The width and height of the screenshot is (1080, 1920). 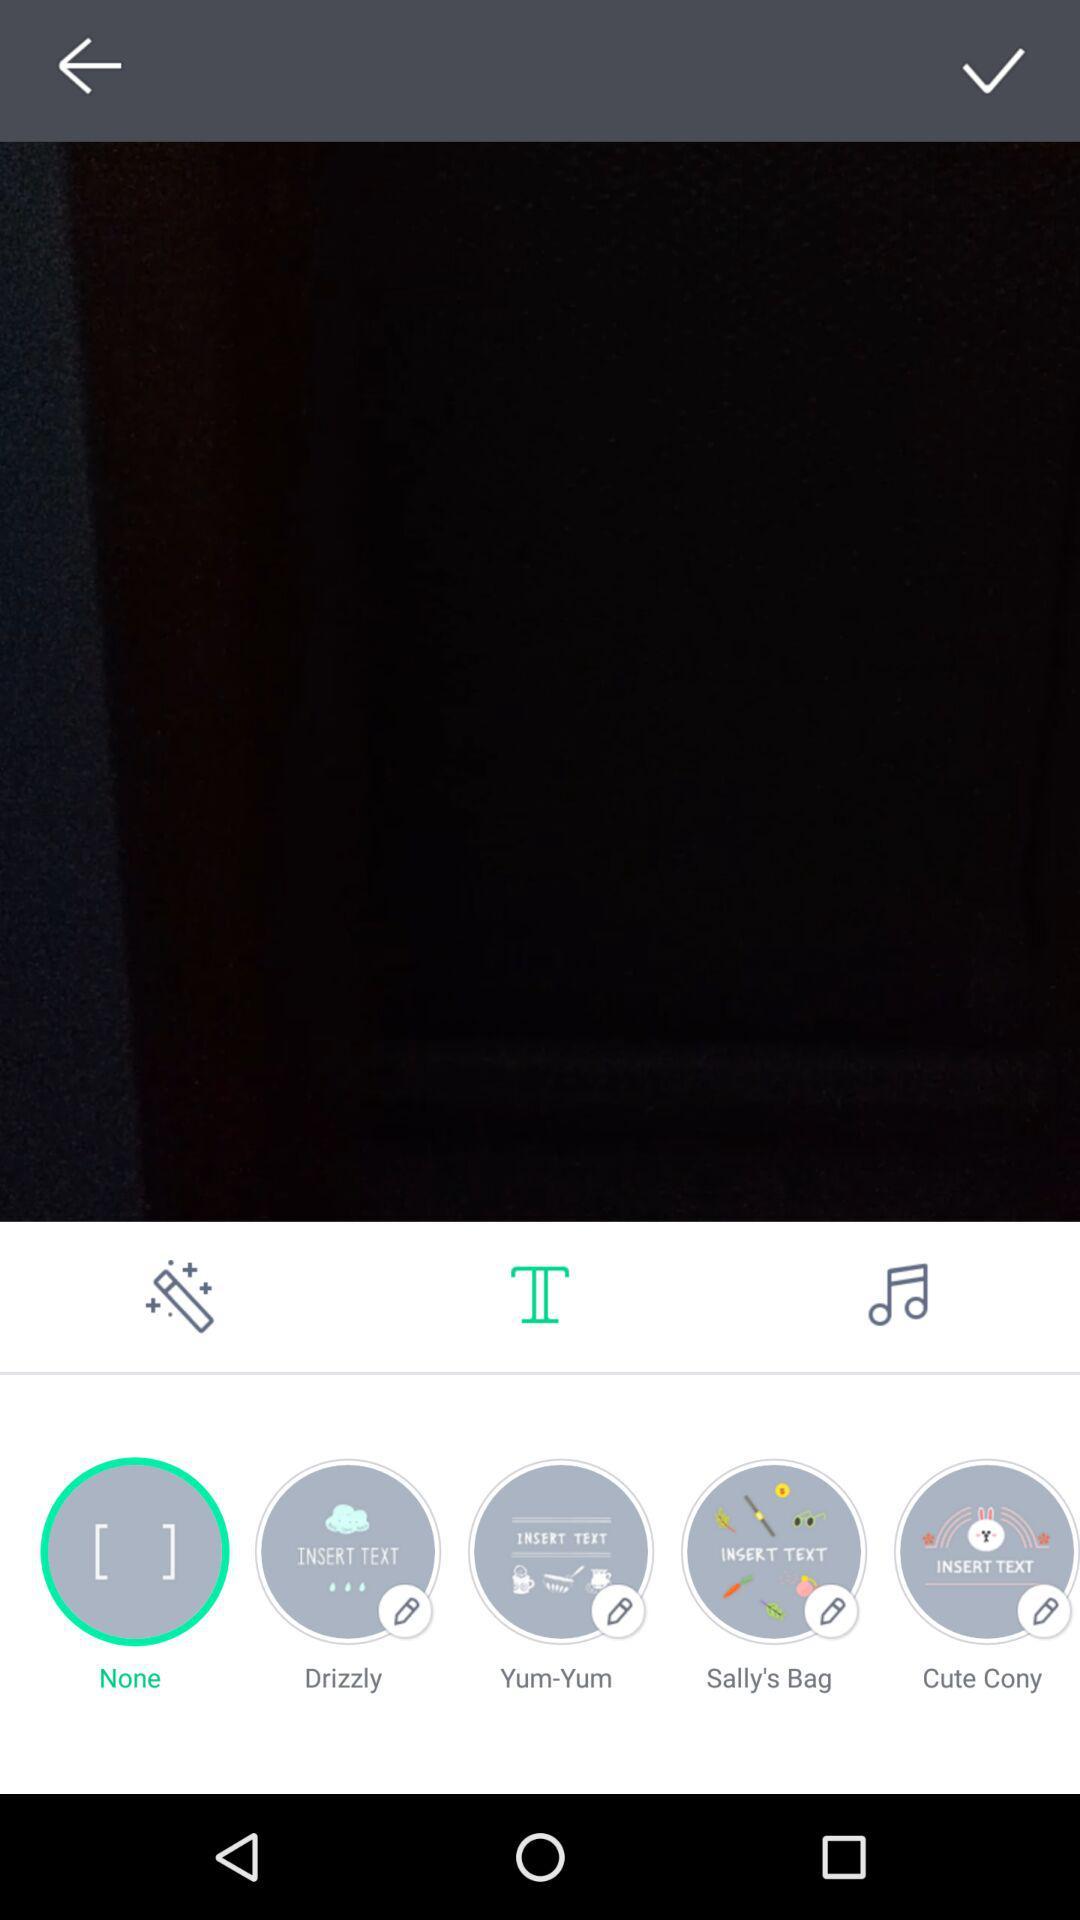 I want to click on sound button, so click(x=898, y=1296).